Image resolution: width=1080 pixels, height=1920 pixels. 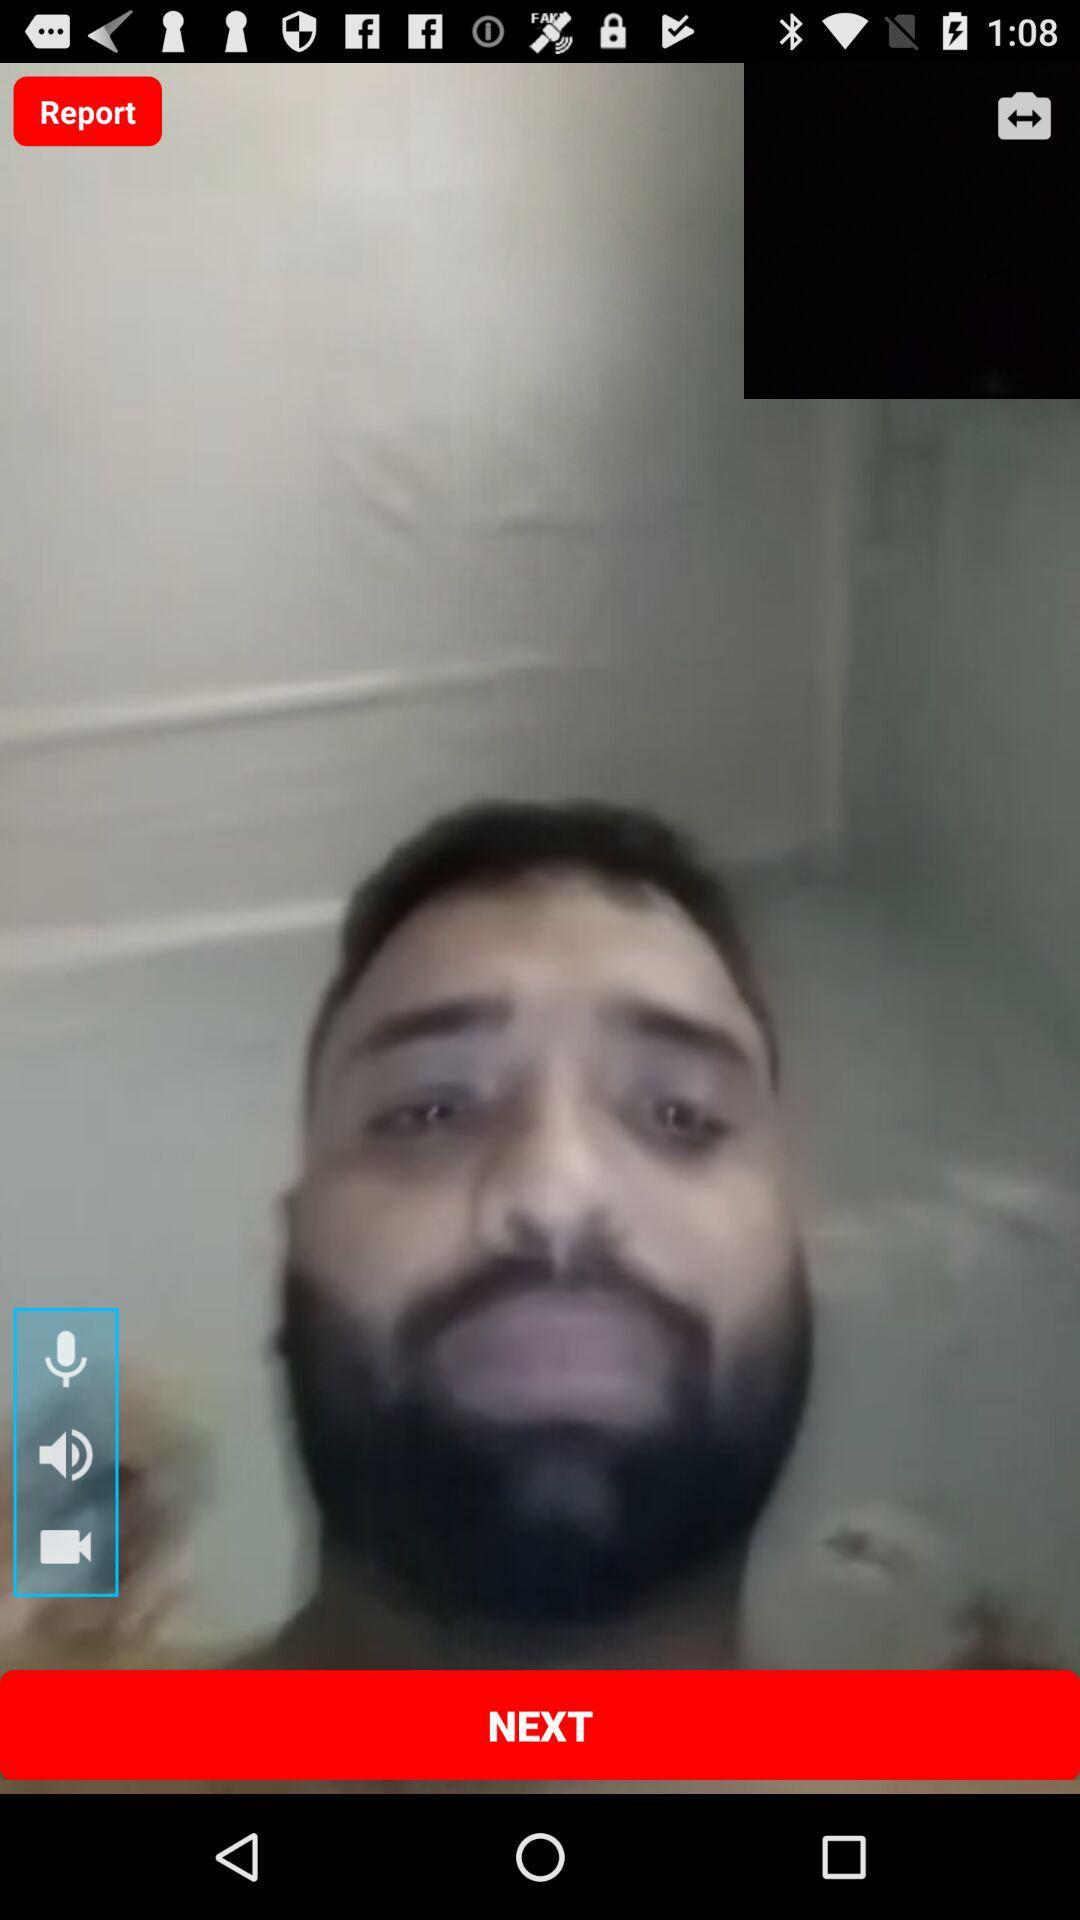 What do you see at coordinates (1024, 117) in the screenshot?
I see `previous` at bounding box center [1024, 117].